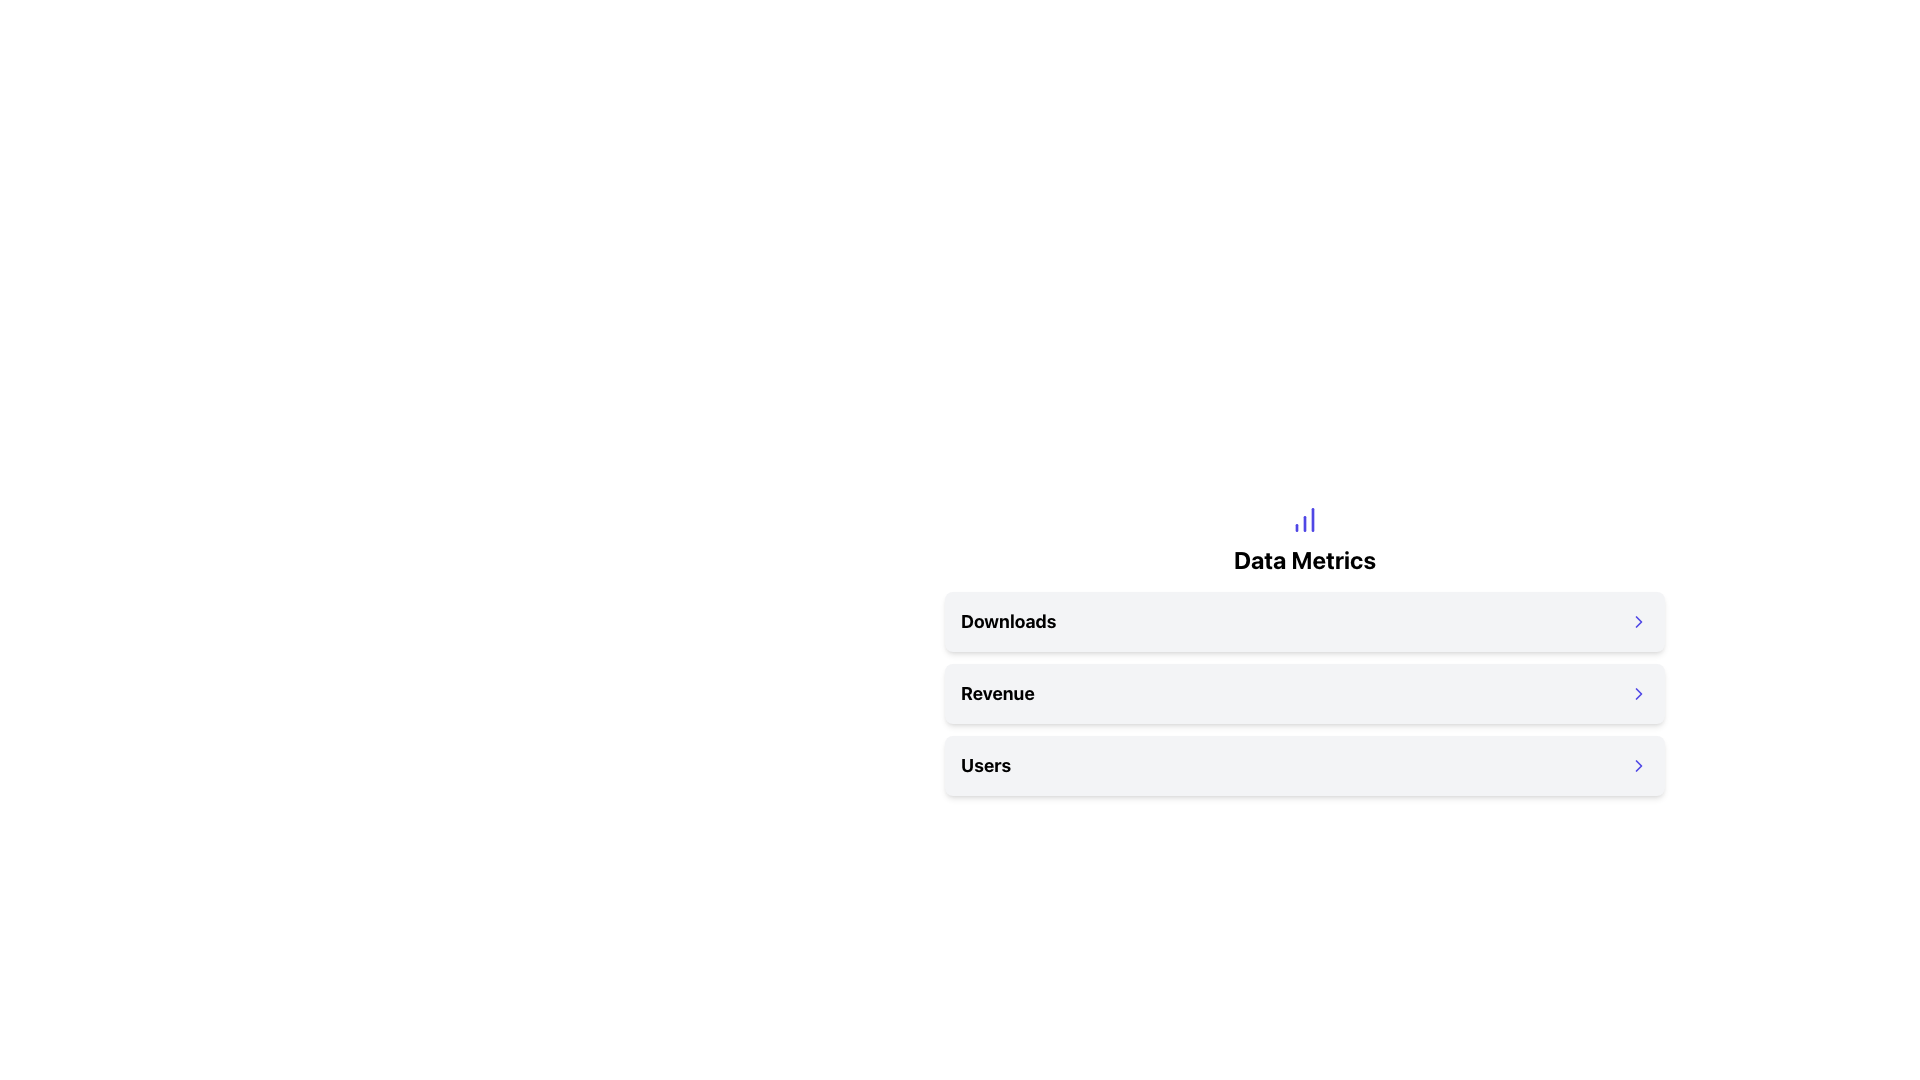 This screenshot has height=1080, width=1920. What do you see at coordinates (1305, 559) in the screenshot?
I see `the header text element that displays 'Data Metrics', which is styled in a large and bold font, positioned below a chart icon and above list items labeled 'Downloads,' 'Revenue,' and 'Users.'` at bounding box center [1305, 559].